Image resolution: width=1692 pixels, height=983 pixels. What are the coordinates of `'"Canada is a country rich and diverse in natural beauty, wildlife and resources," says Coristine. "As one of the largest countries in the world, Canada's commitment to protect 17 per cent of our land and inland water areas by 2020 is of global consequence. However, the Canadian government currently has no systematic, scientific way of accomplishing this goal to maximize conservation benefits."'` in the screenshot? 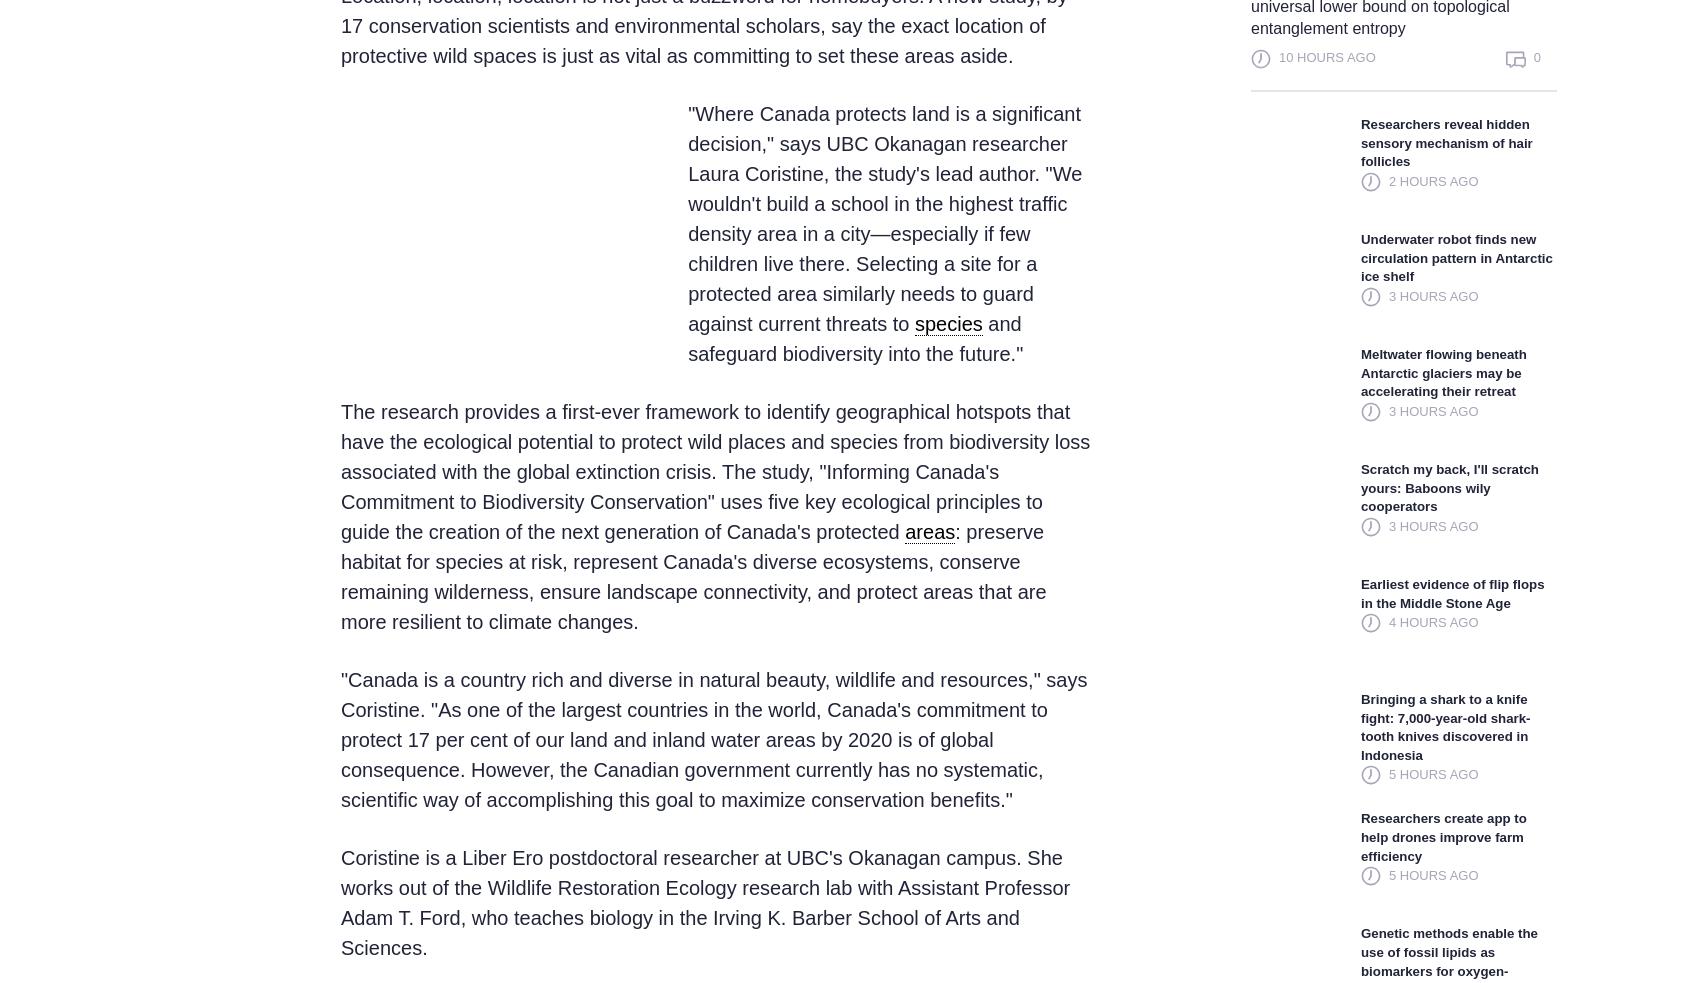 It's located at (713, 739).